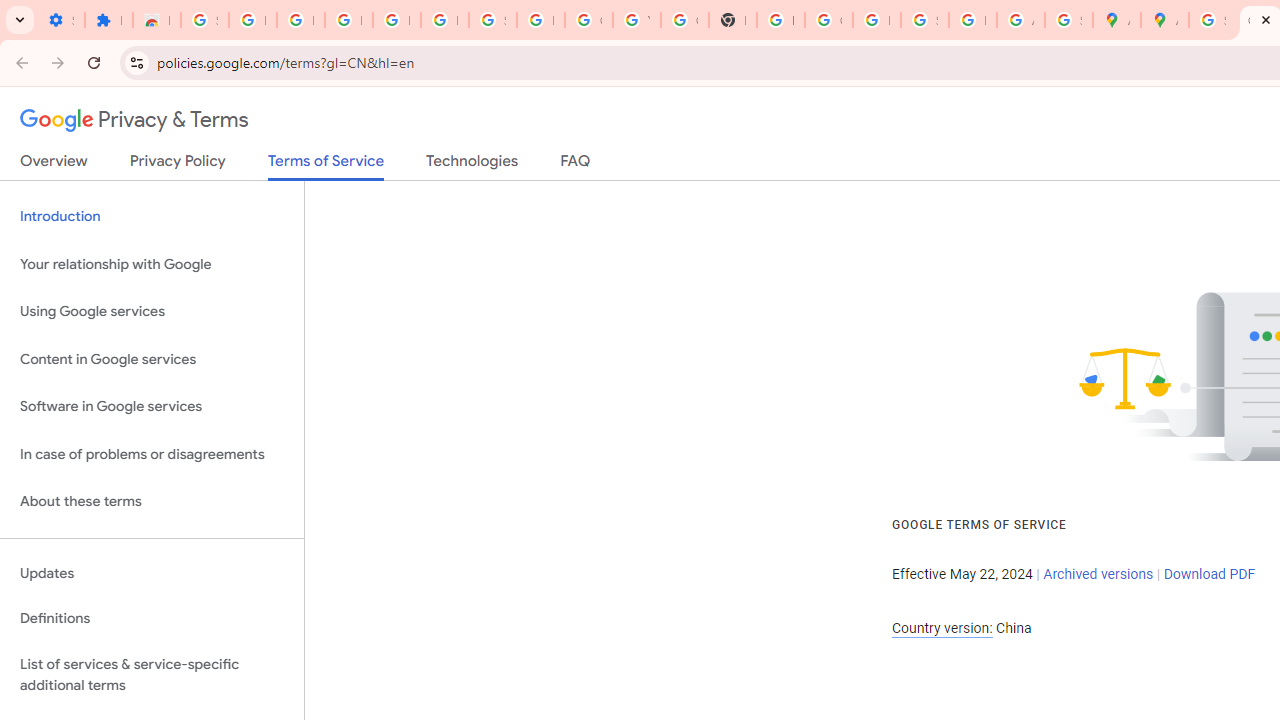 The image size is (1280, 720). What do you see at coordinates (151, 358) in the screenshot?
I see `'Content in Google services'` at bounding box center [151, 358].